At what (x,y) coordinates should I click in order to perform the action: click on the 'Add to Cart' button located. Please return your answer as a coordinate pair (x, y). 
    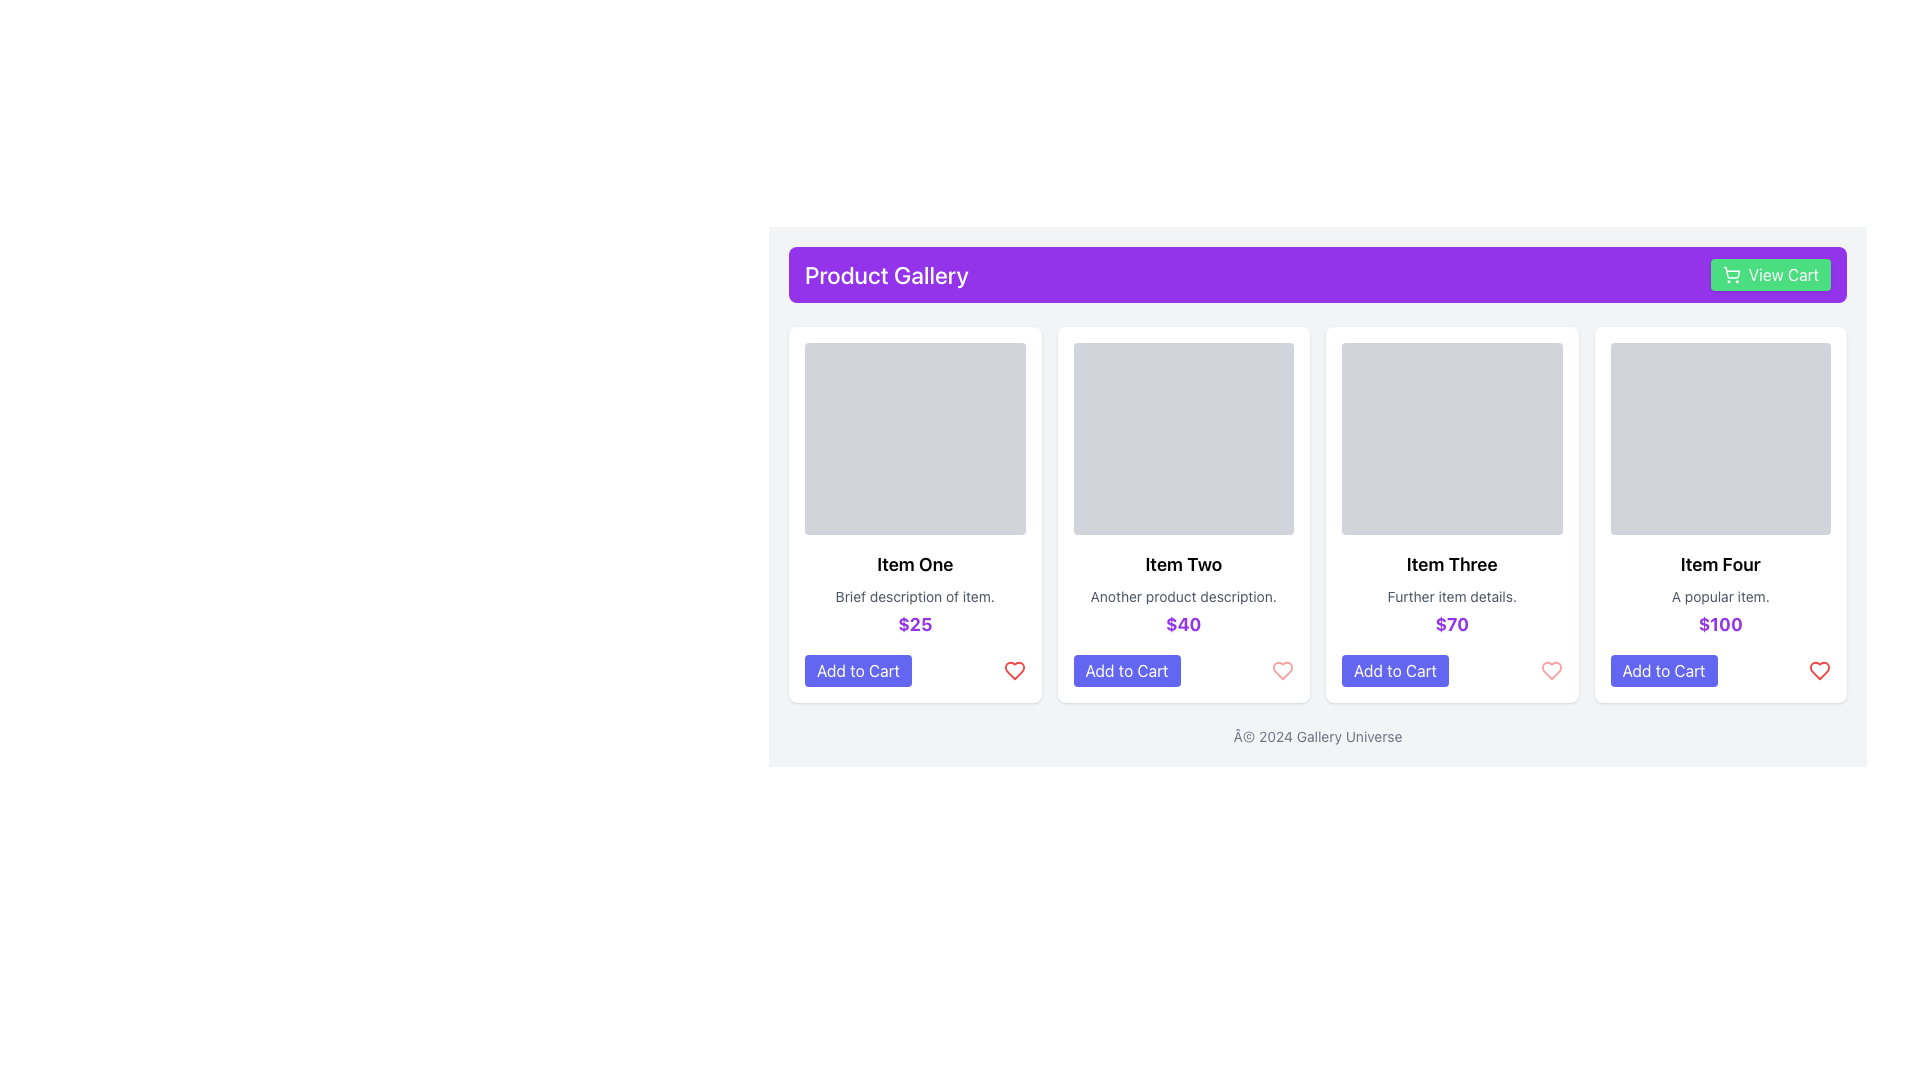
    Looking at the image, I should click on (914, 671).